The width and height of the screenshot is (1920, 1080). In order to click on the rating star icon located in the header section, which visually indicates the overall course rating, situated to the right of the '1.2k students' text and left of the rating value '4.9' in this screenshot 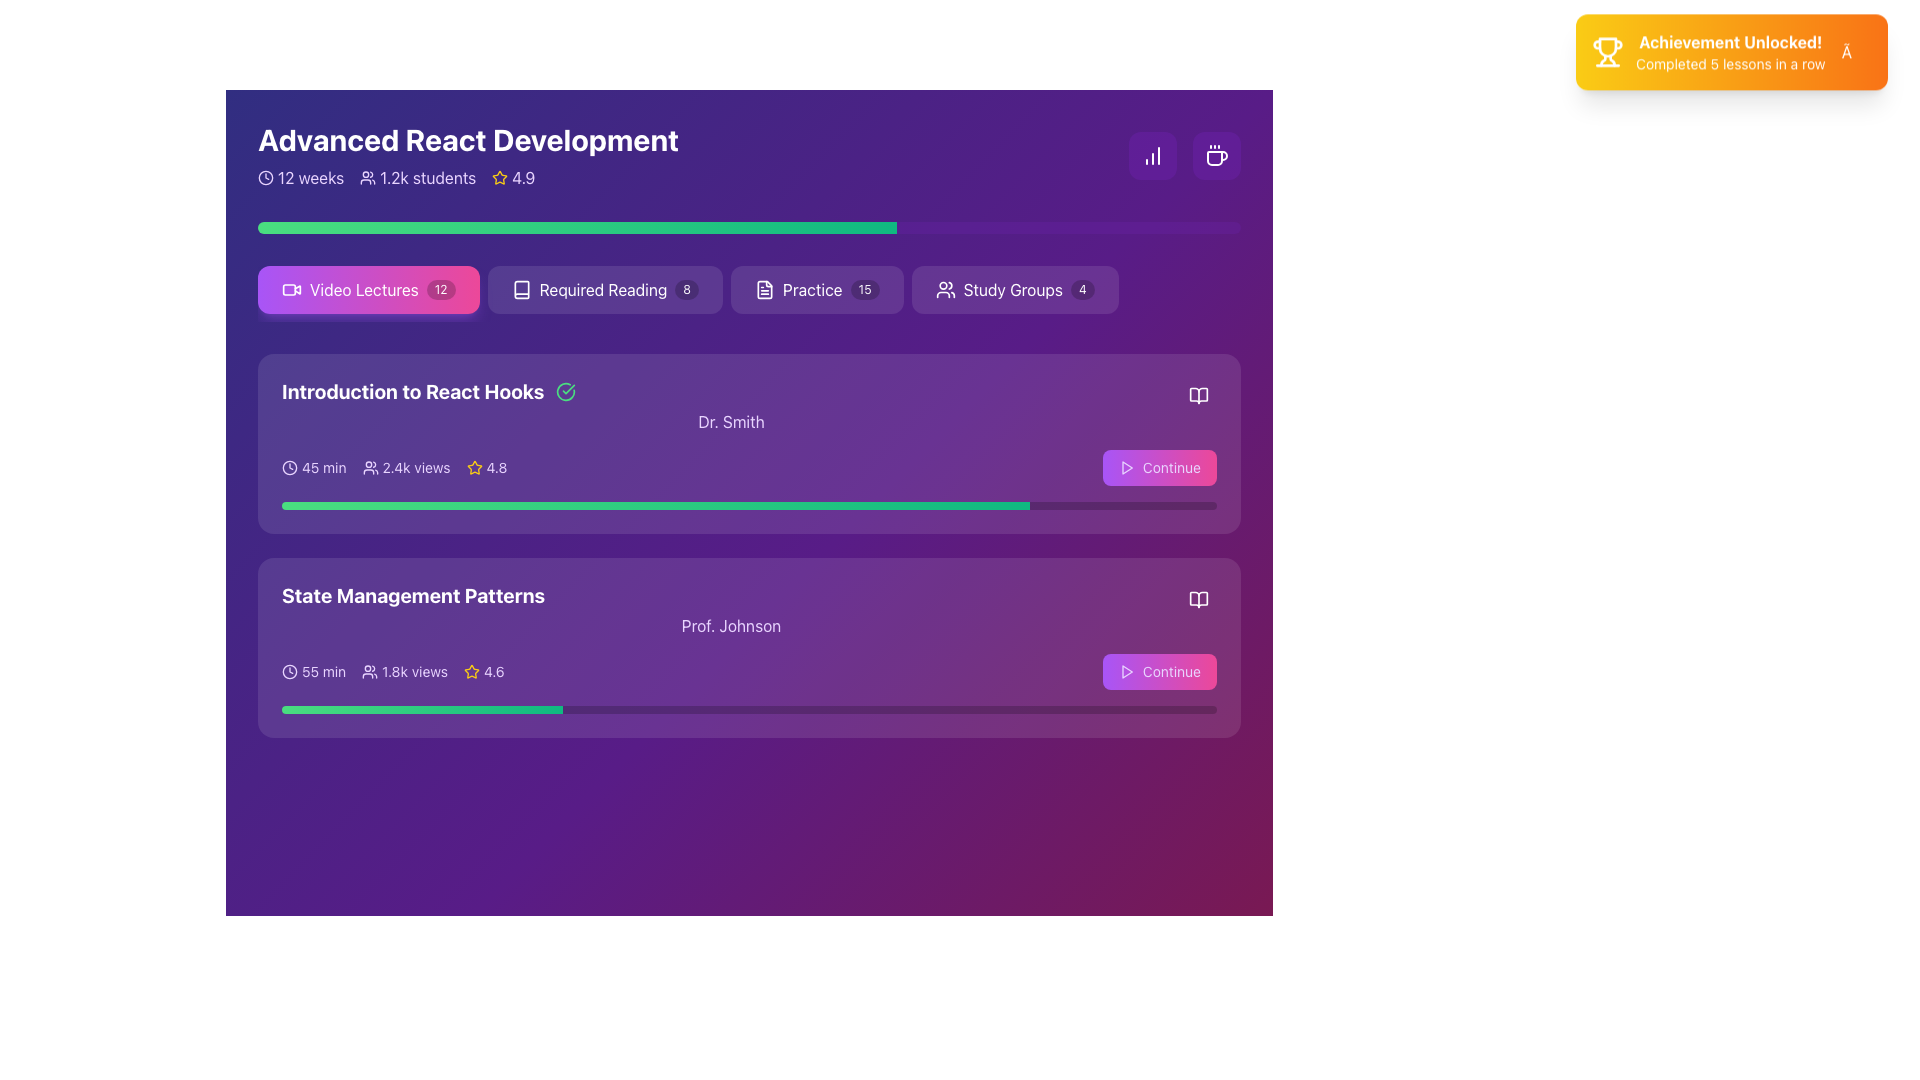, I will do `click(500, 176)`.